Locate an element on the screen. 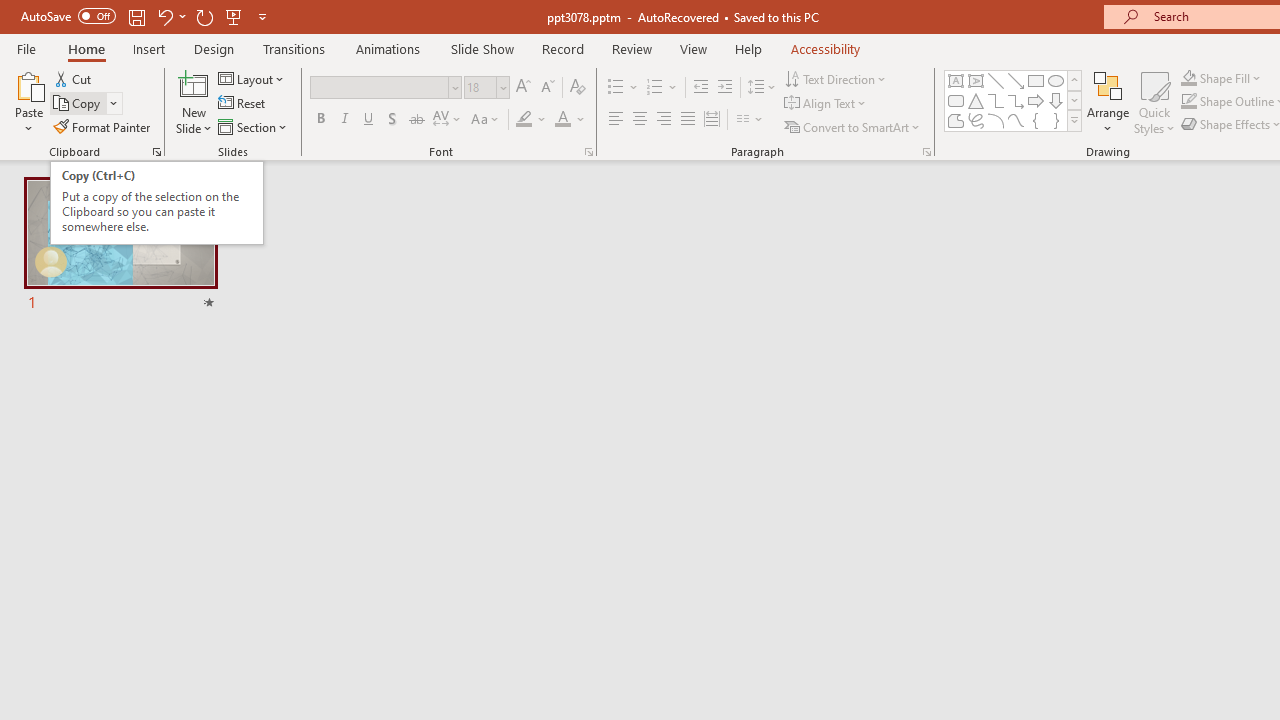  'Freeform: Scribble' is located at coordinates (976, 120).